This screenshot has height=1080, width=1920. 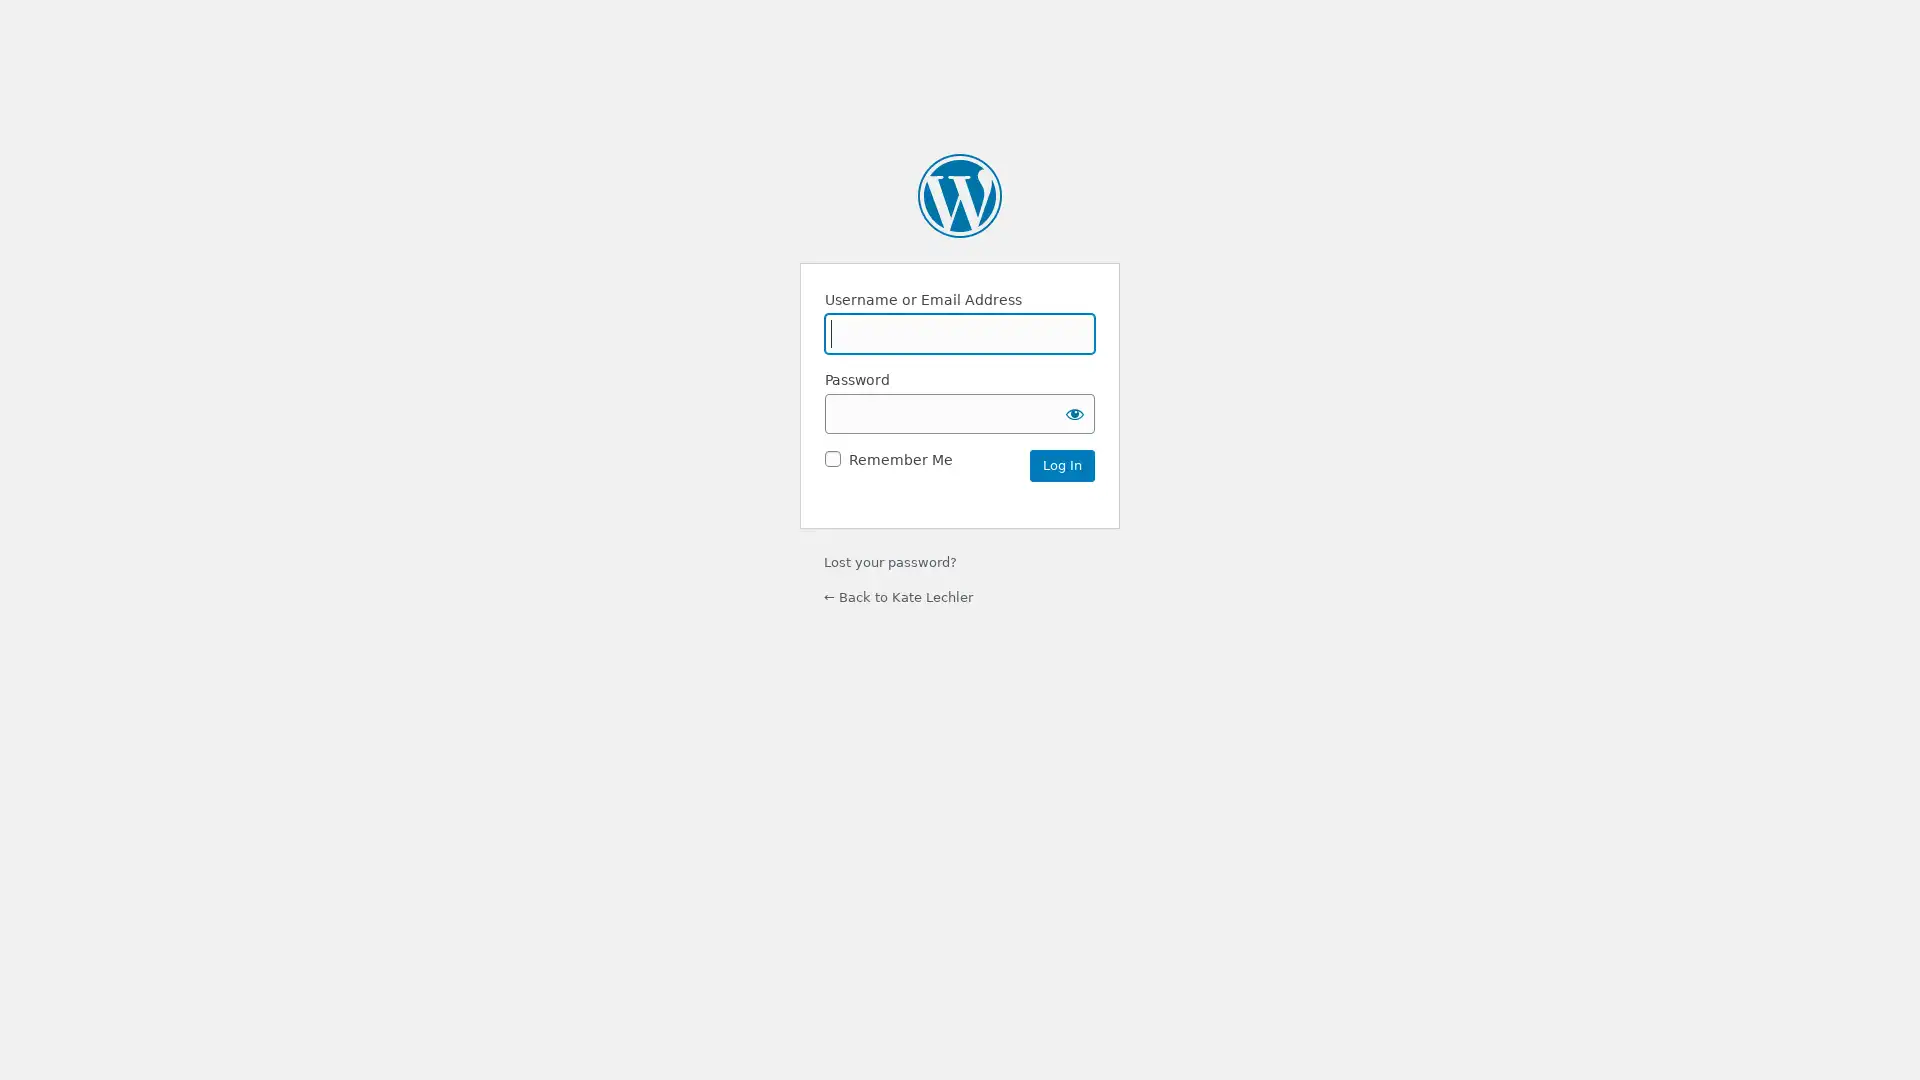 I want to click on Show password, so click(x=1074, y=411).